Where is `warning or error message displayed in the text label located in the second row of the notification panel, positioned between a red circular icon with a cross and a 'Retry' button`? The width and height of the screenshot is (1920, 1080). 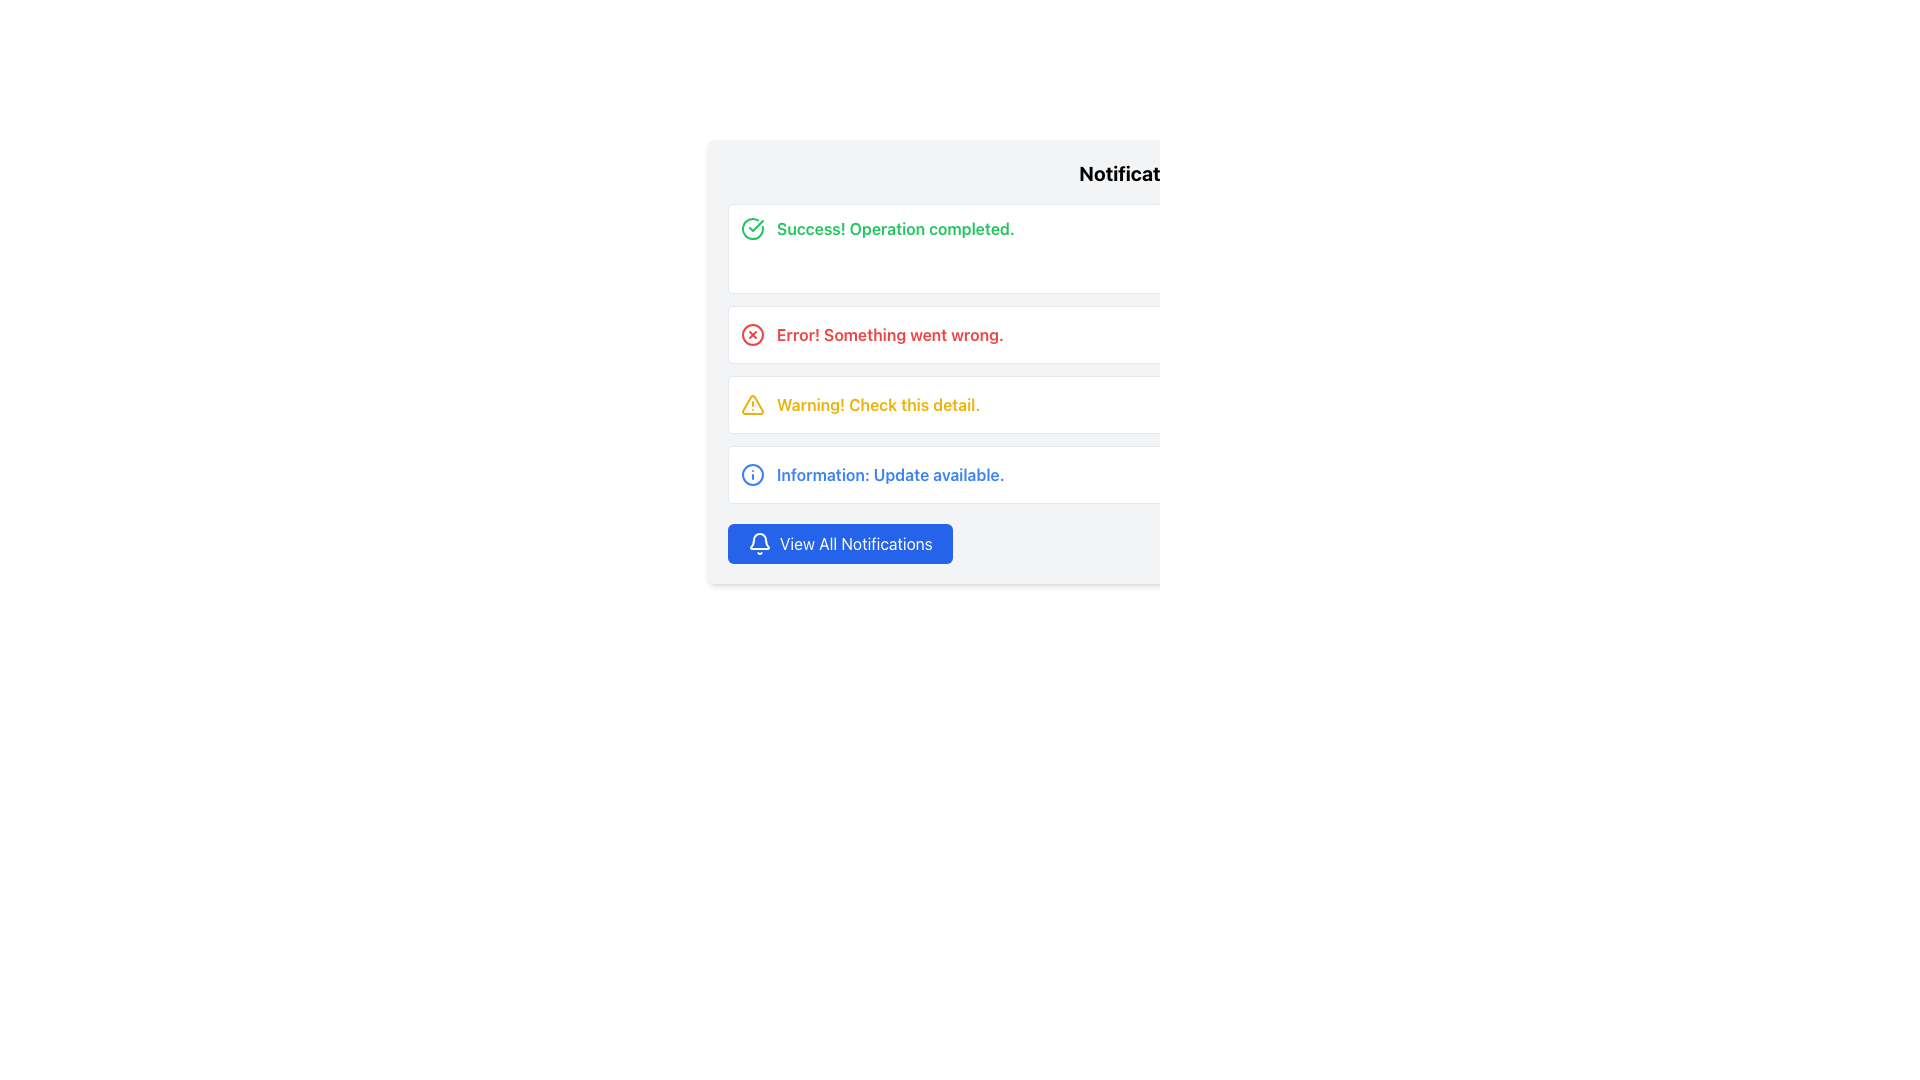 warning or error message displayed in the text label located in the second row of the notification panel, positioned between a red circular icon with a cross and a 'Retry' button is located at coordinates (889, 334).